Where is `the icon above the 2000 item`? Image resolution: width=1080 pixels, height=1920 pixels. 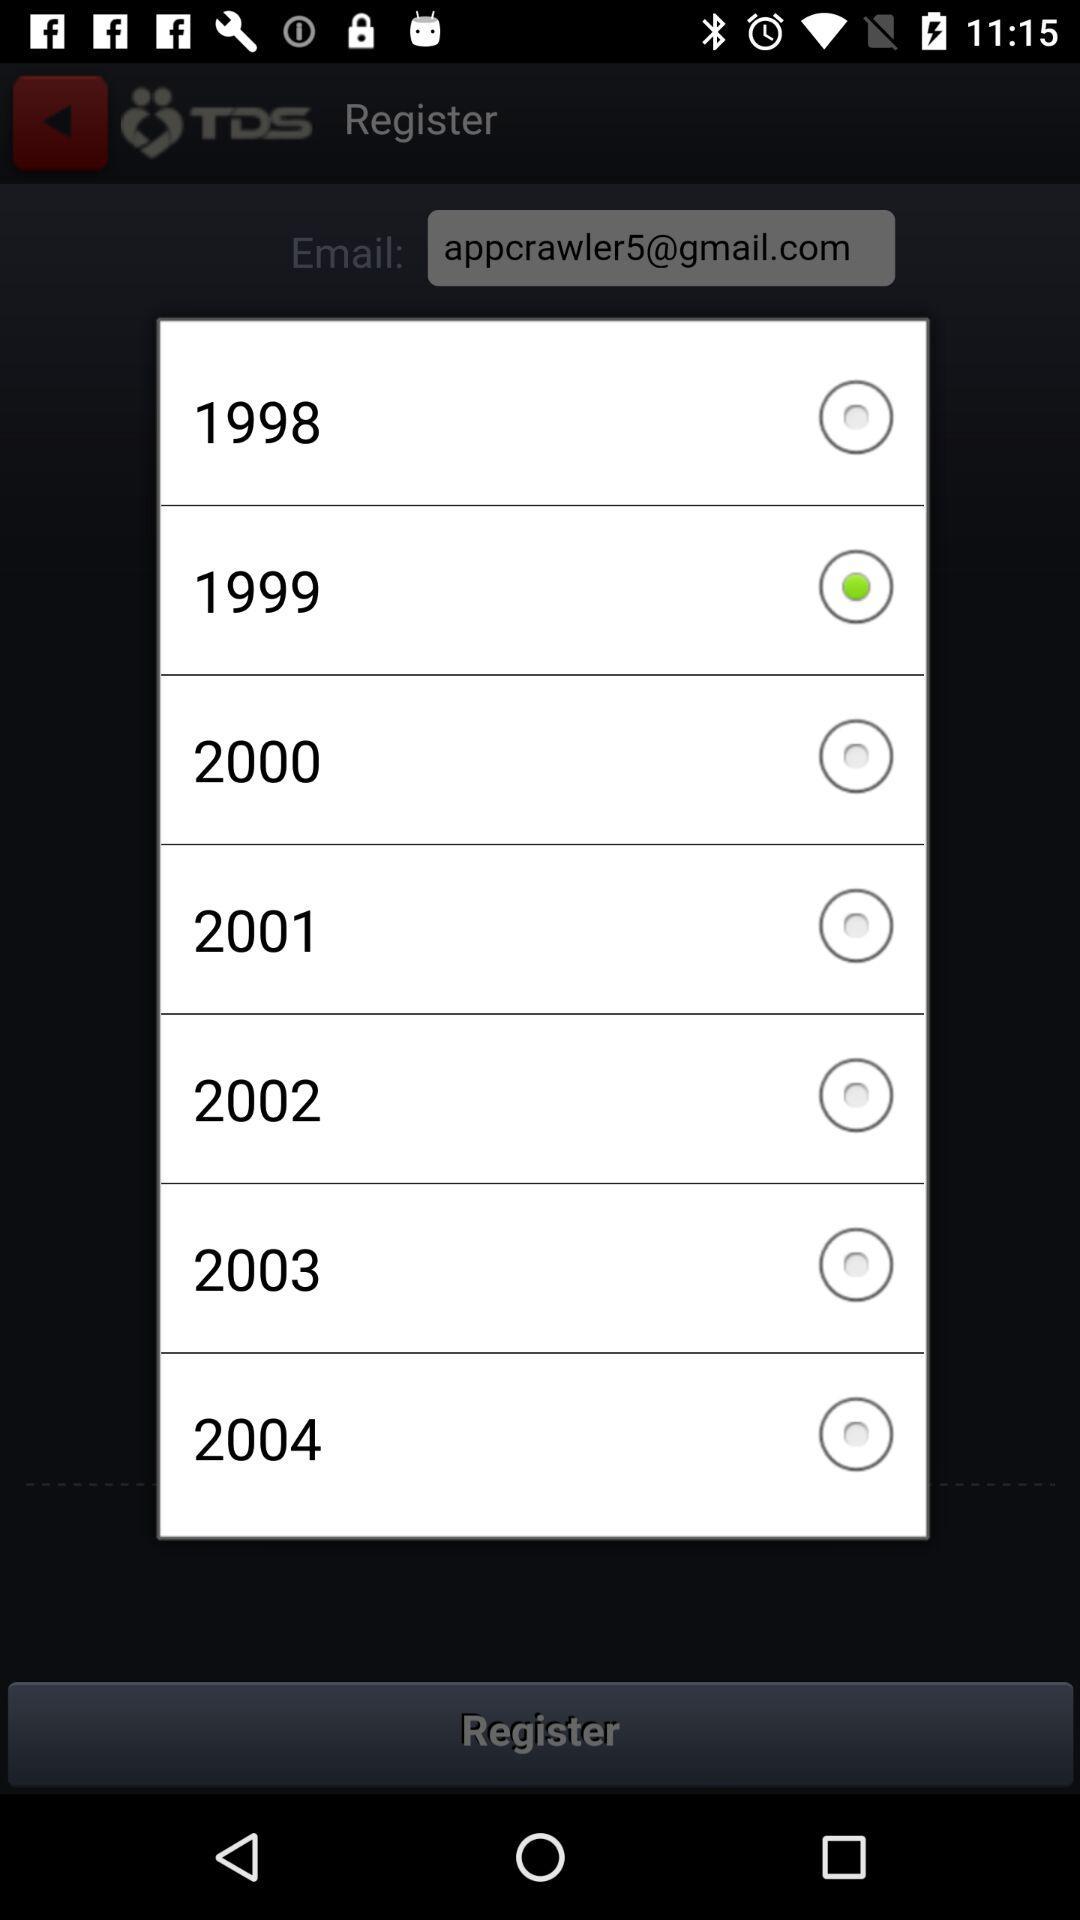 the icon above the 2000 item is located at coordinates (542, 589).